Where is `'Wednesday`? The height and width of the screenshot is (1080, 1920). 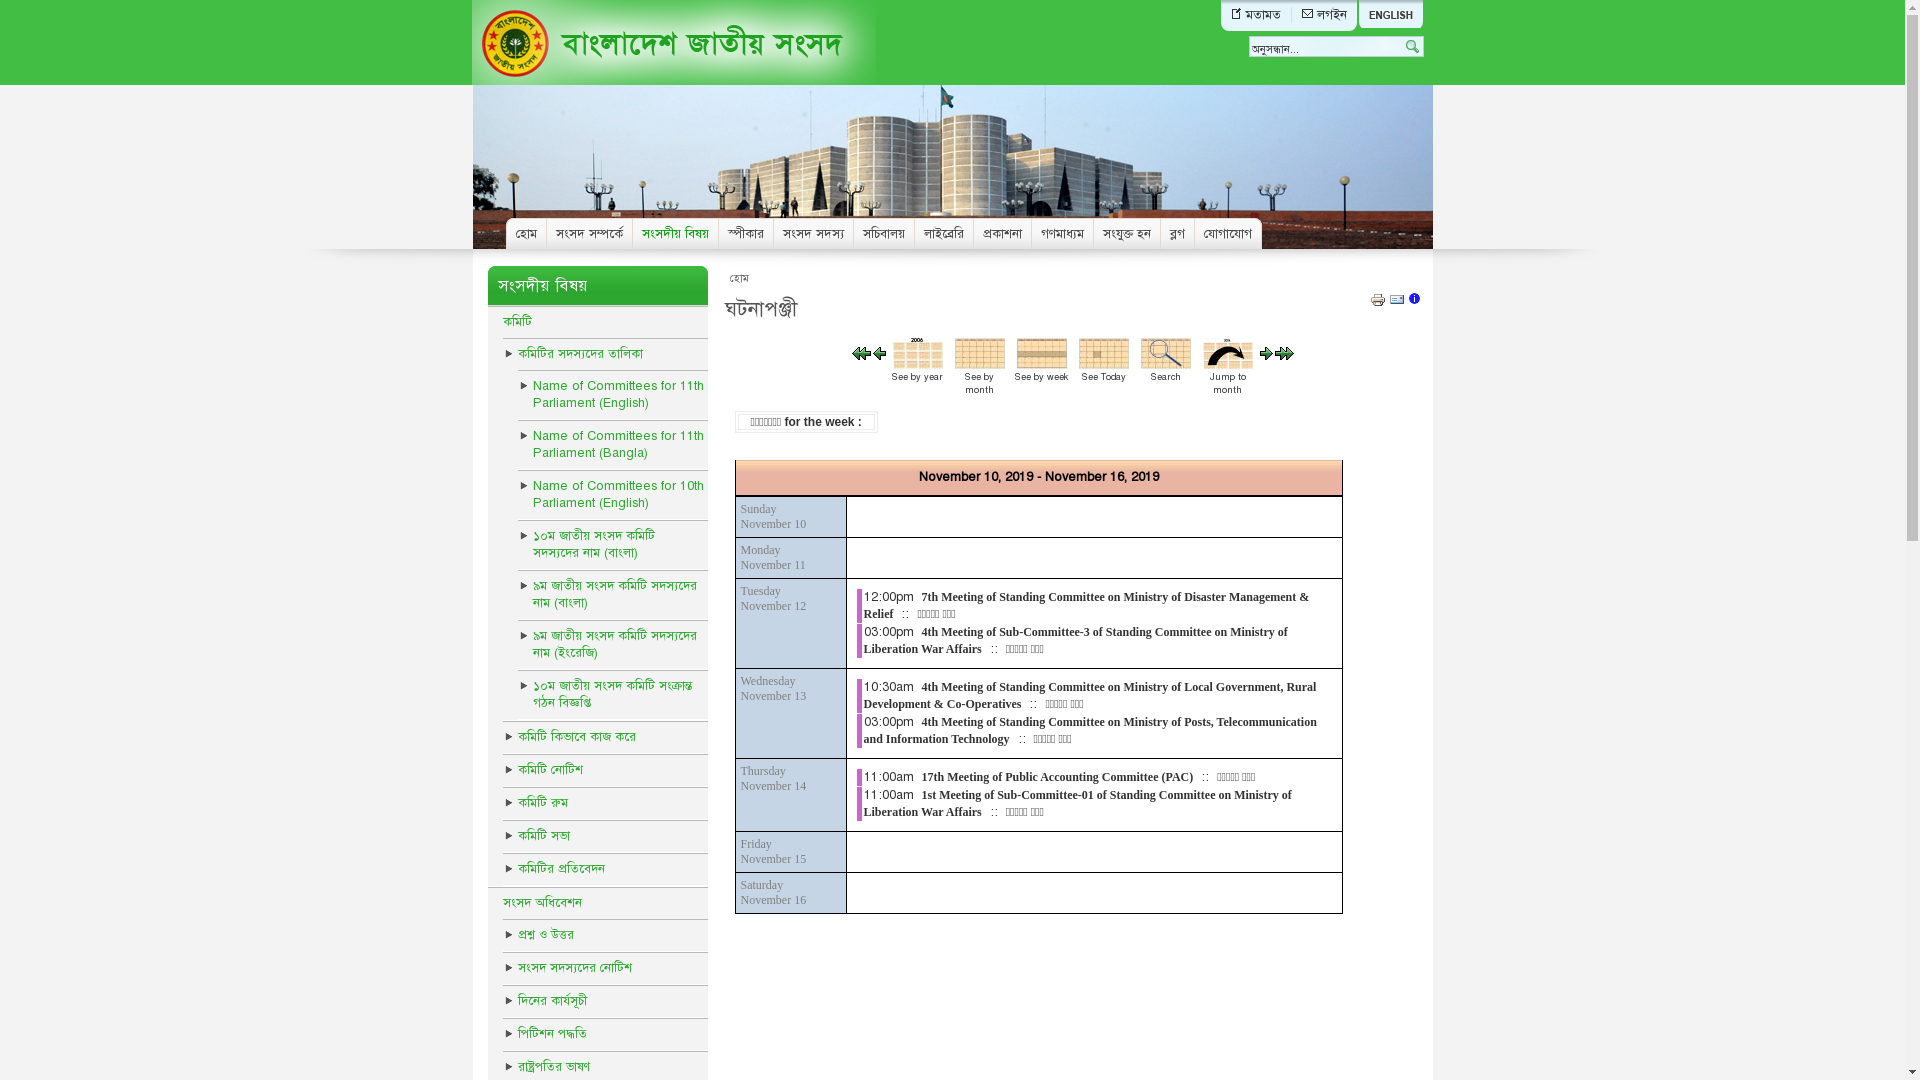
'Wednesday is located at coordinates (771, 687).